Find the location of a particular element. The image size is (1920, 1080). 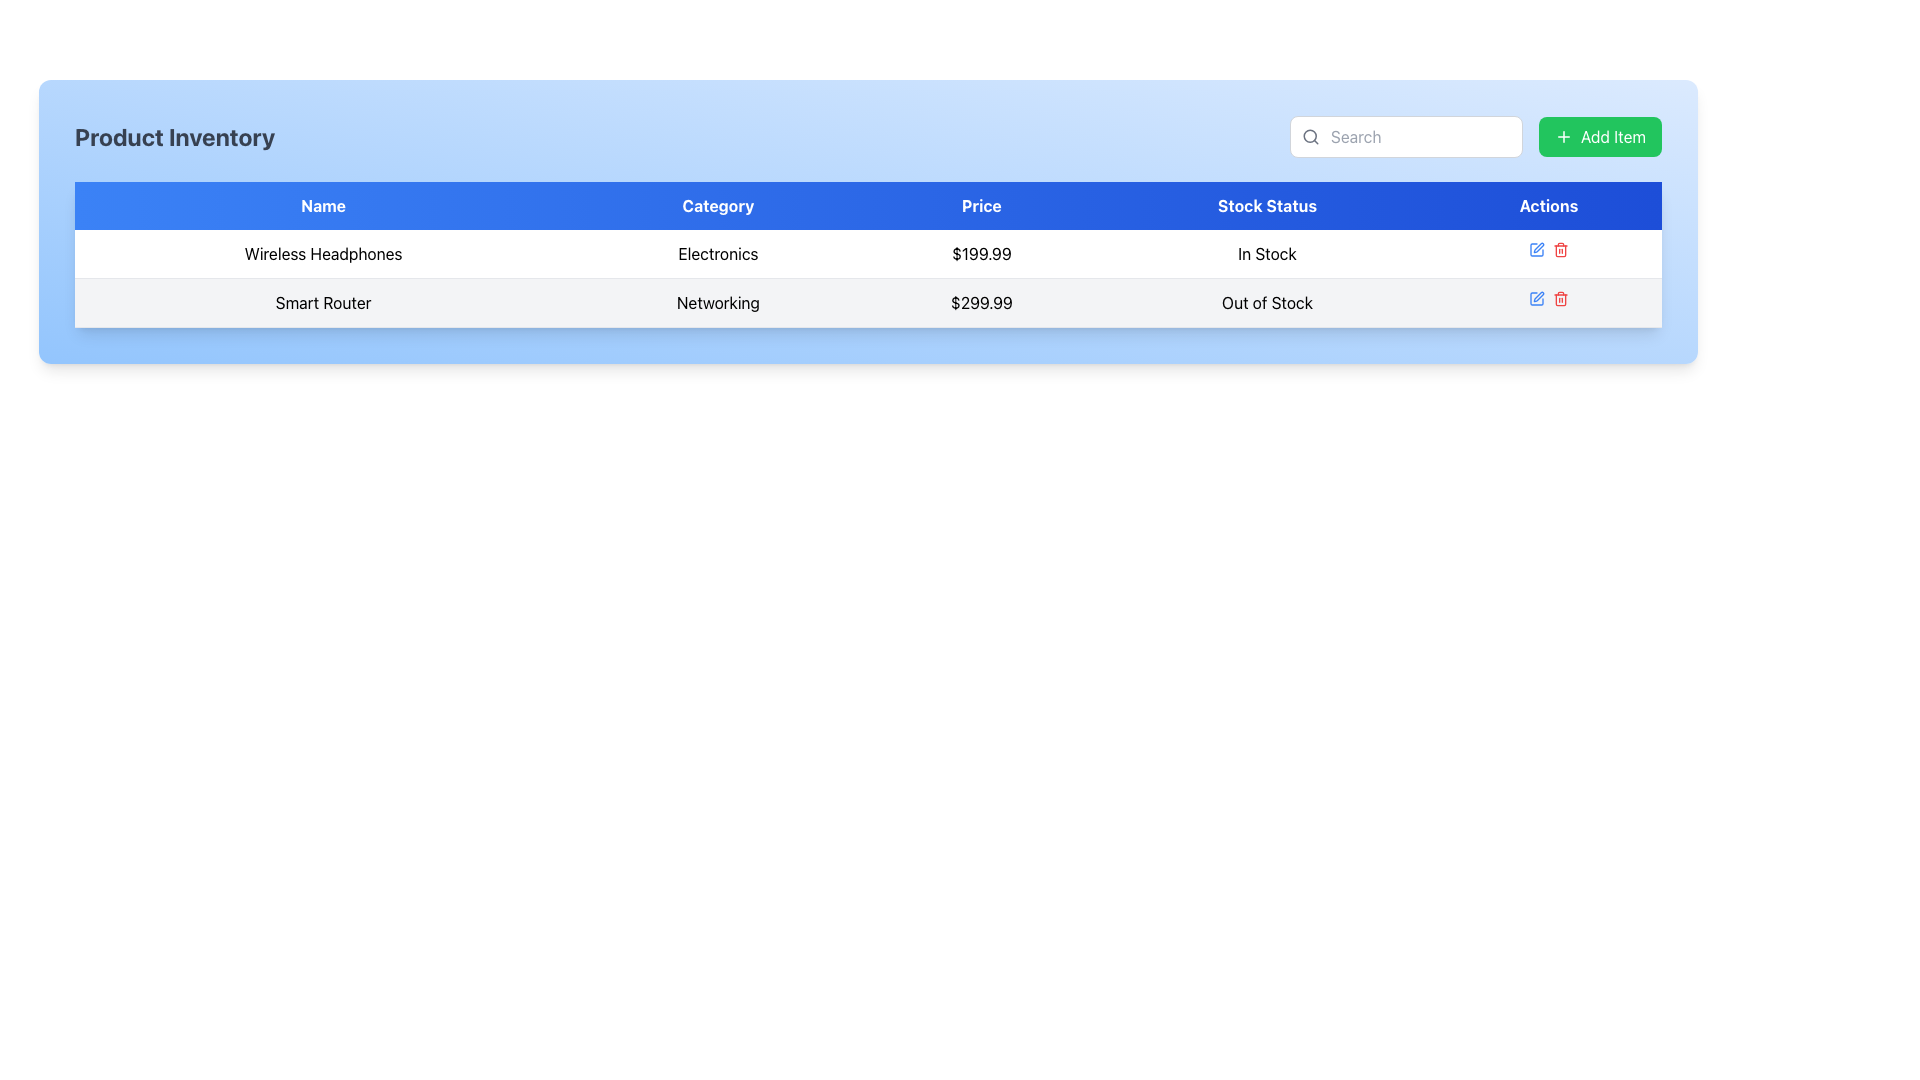

the plus icon within the 'Add Item' button, which has a green background and white lines, located at the top-right corner of the interface is located at coordinates (1563, 136).